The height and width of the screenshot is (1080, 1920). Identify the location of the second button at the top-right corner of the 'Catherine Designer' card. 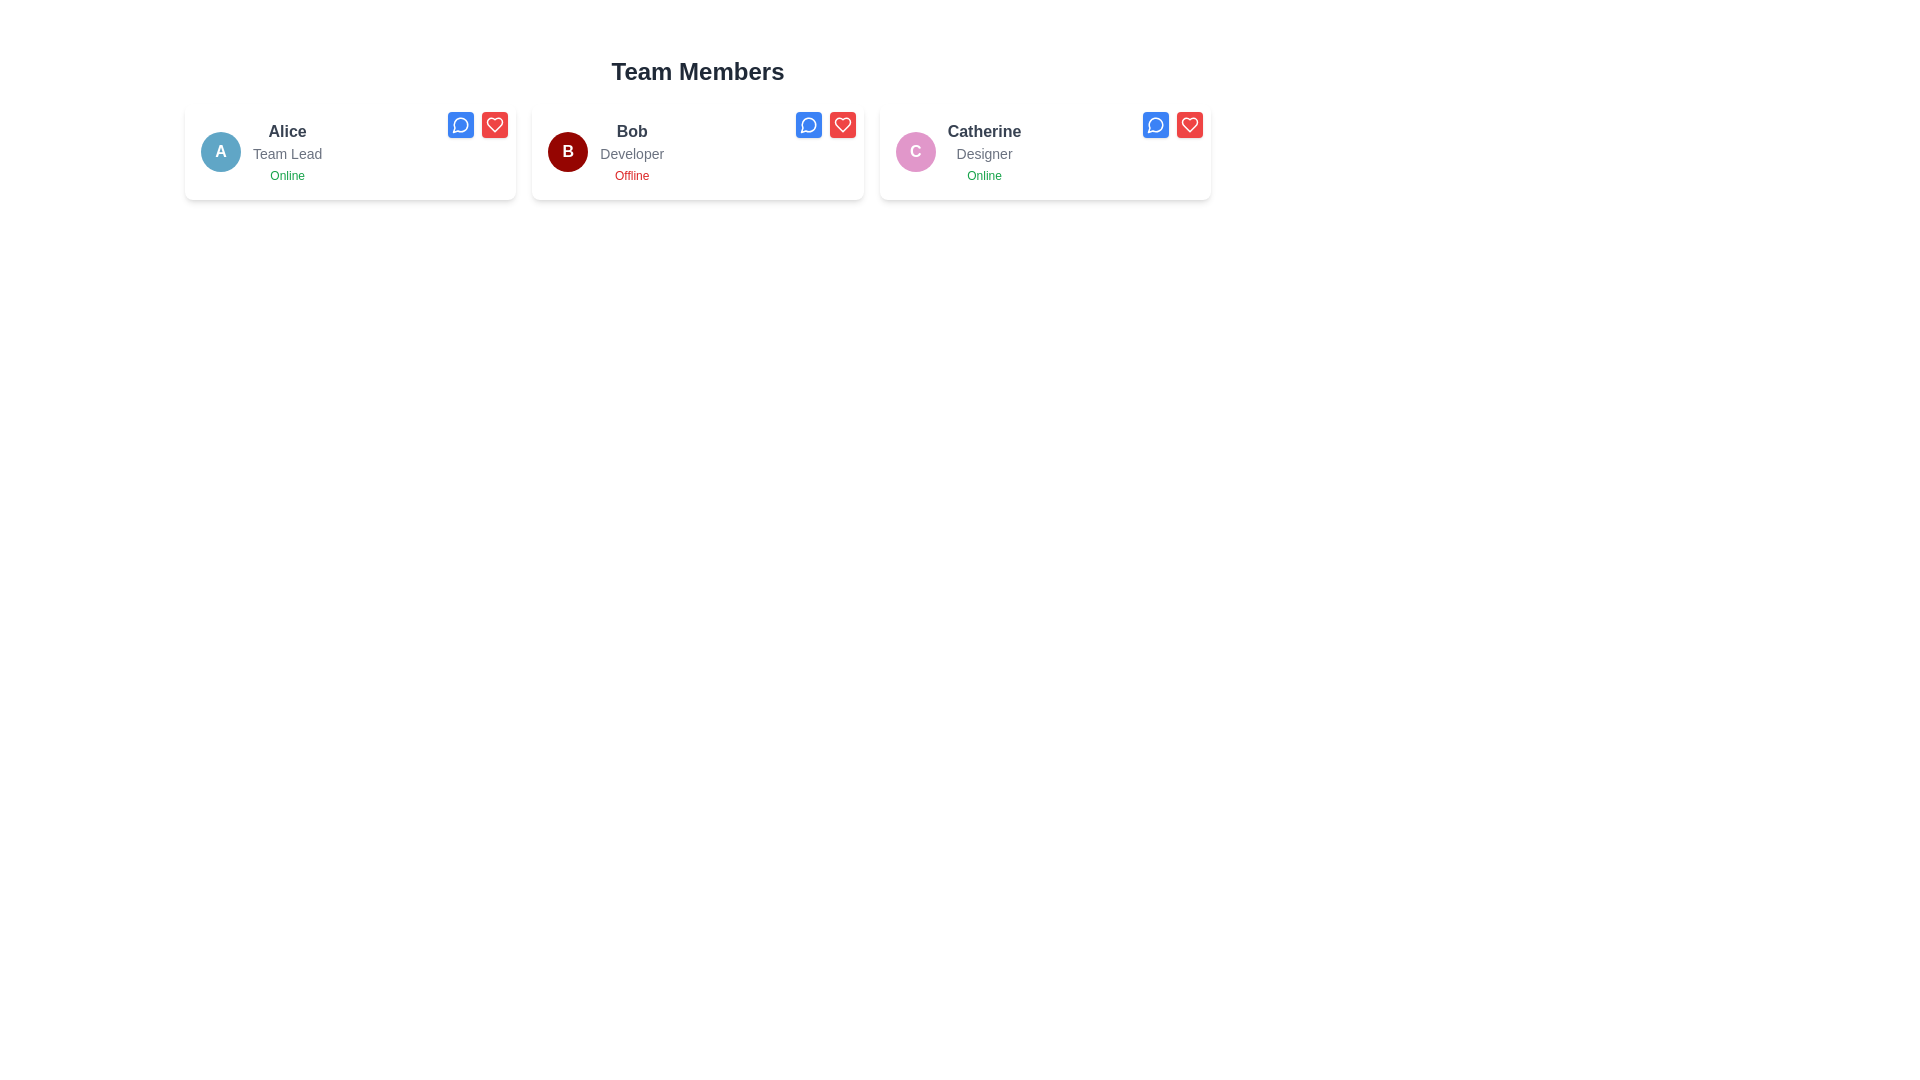
(1190, 124).